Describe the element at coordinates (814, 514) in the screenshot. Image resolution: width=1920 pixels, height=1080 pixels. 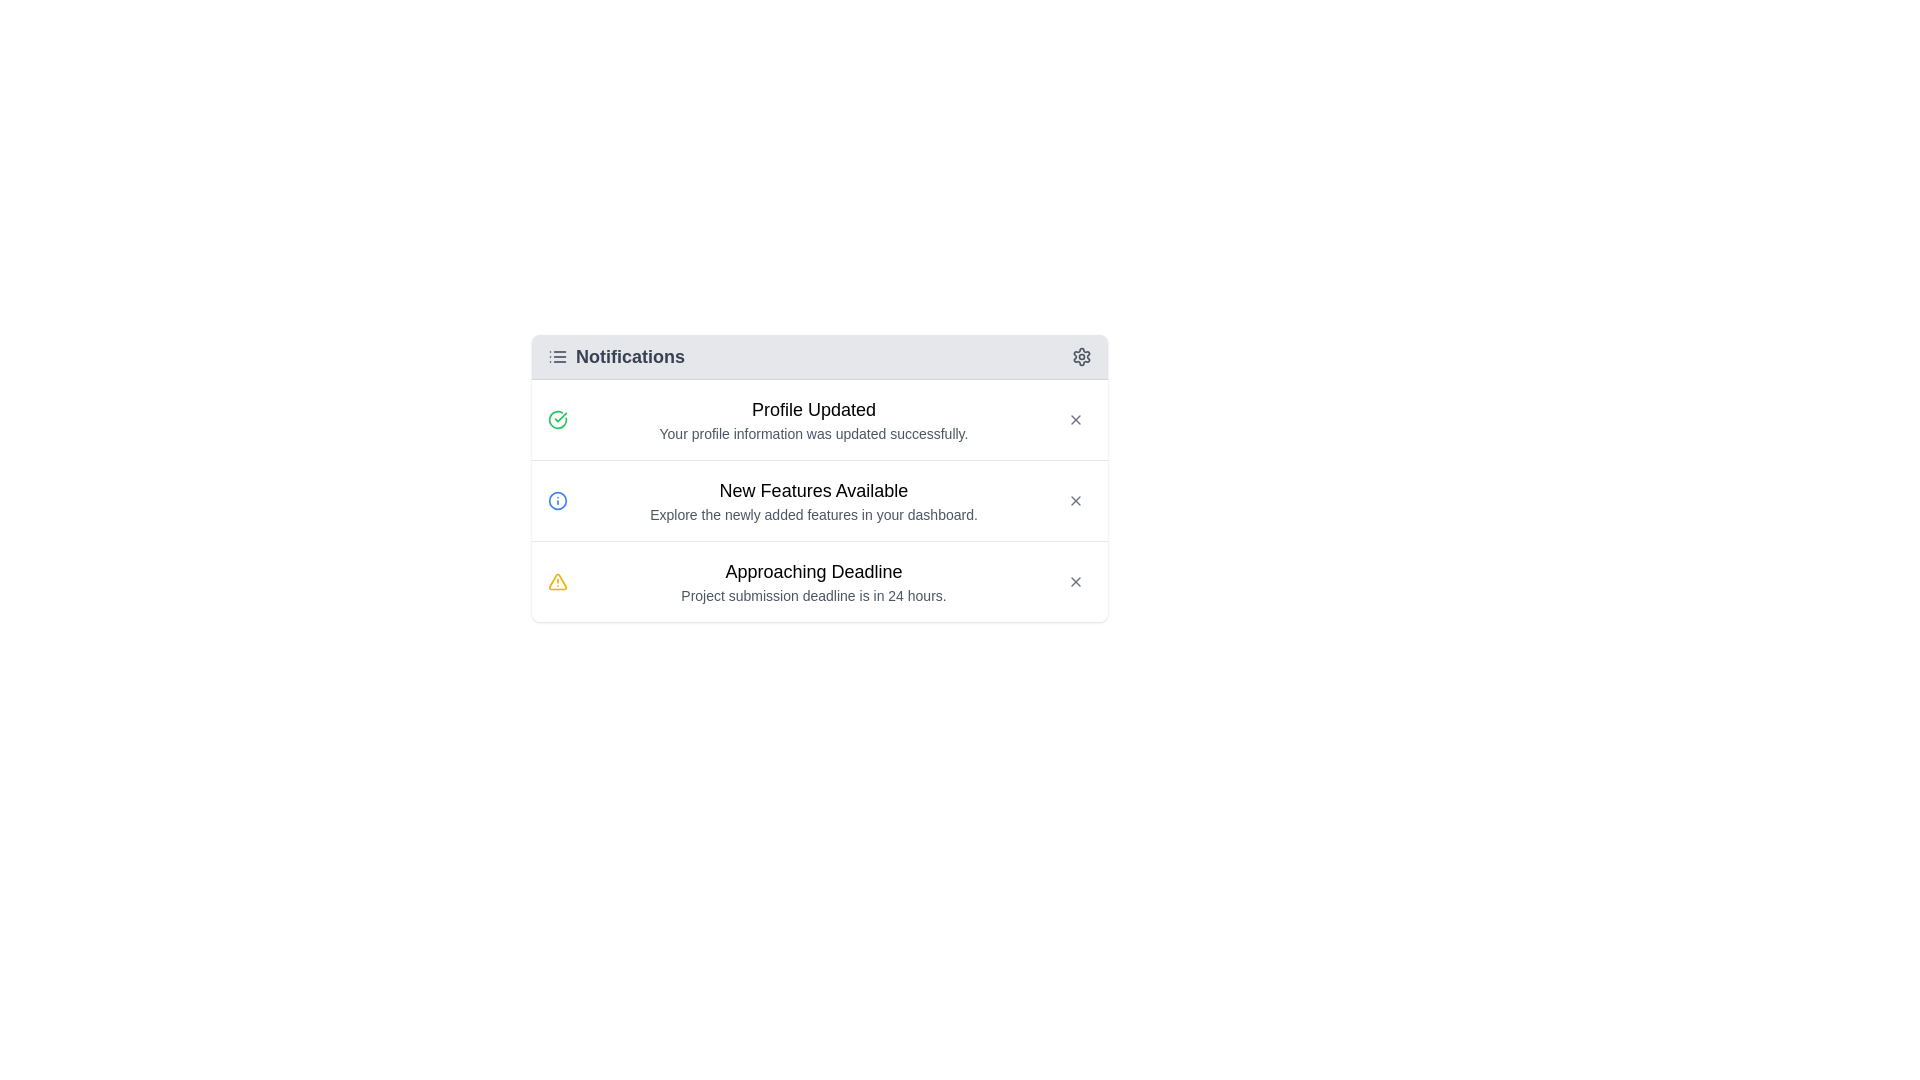
I see `text that says 'Explore the newly added features in your dashboard.' located beneath the title 'New Features Available.'` at that location.